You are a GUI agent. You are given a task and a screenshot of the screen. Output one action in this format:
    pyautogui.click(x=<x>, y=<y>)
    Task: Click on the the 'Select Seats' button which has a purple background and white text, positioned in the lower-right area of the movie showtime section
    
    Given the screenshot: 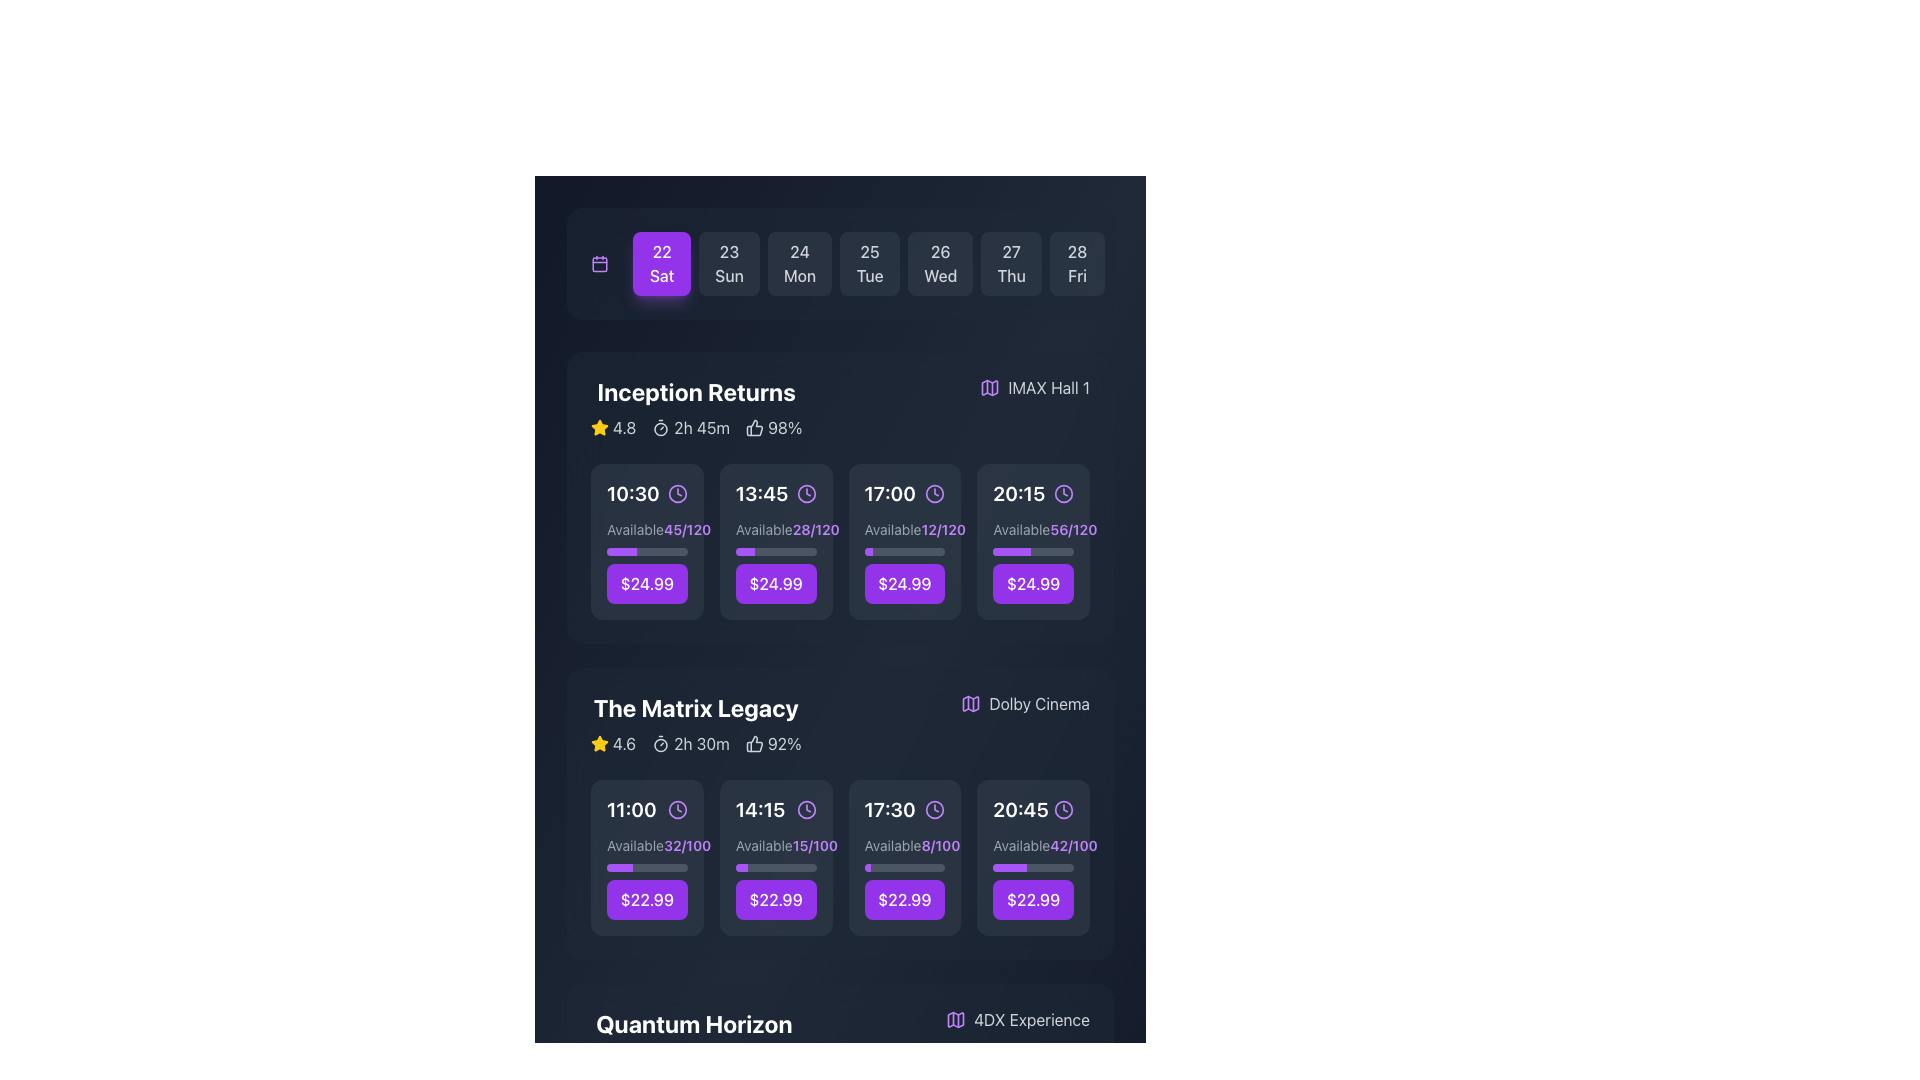 What is the action you would take?
    pyautogui.click(x=657, y=856)
    